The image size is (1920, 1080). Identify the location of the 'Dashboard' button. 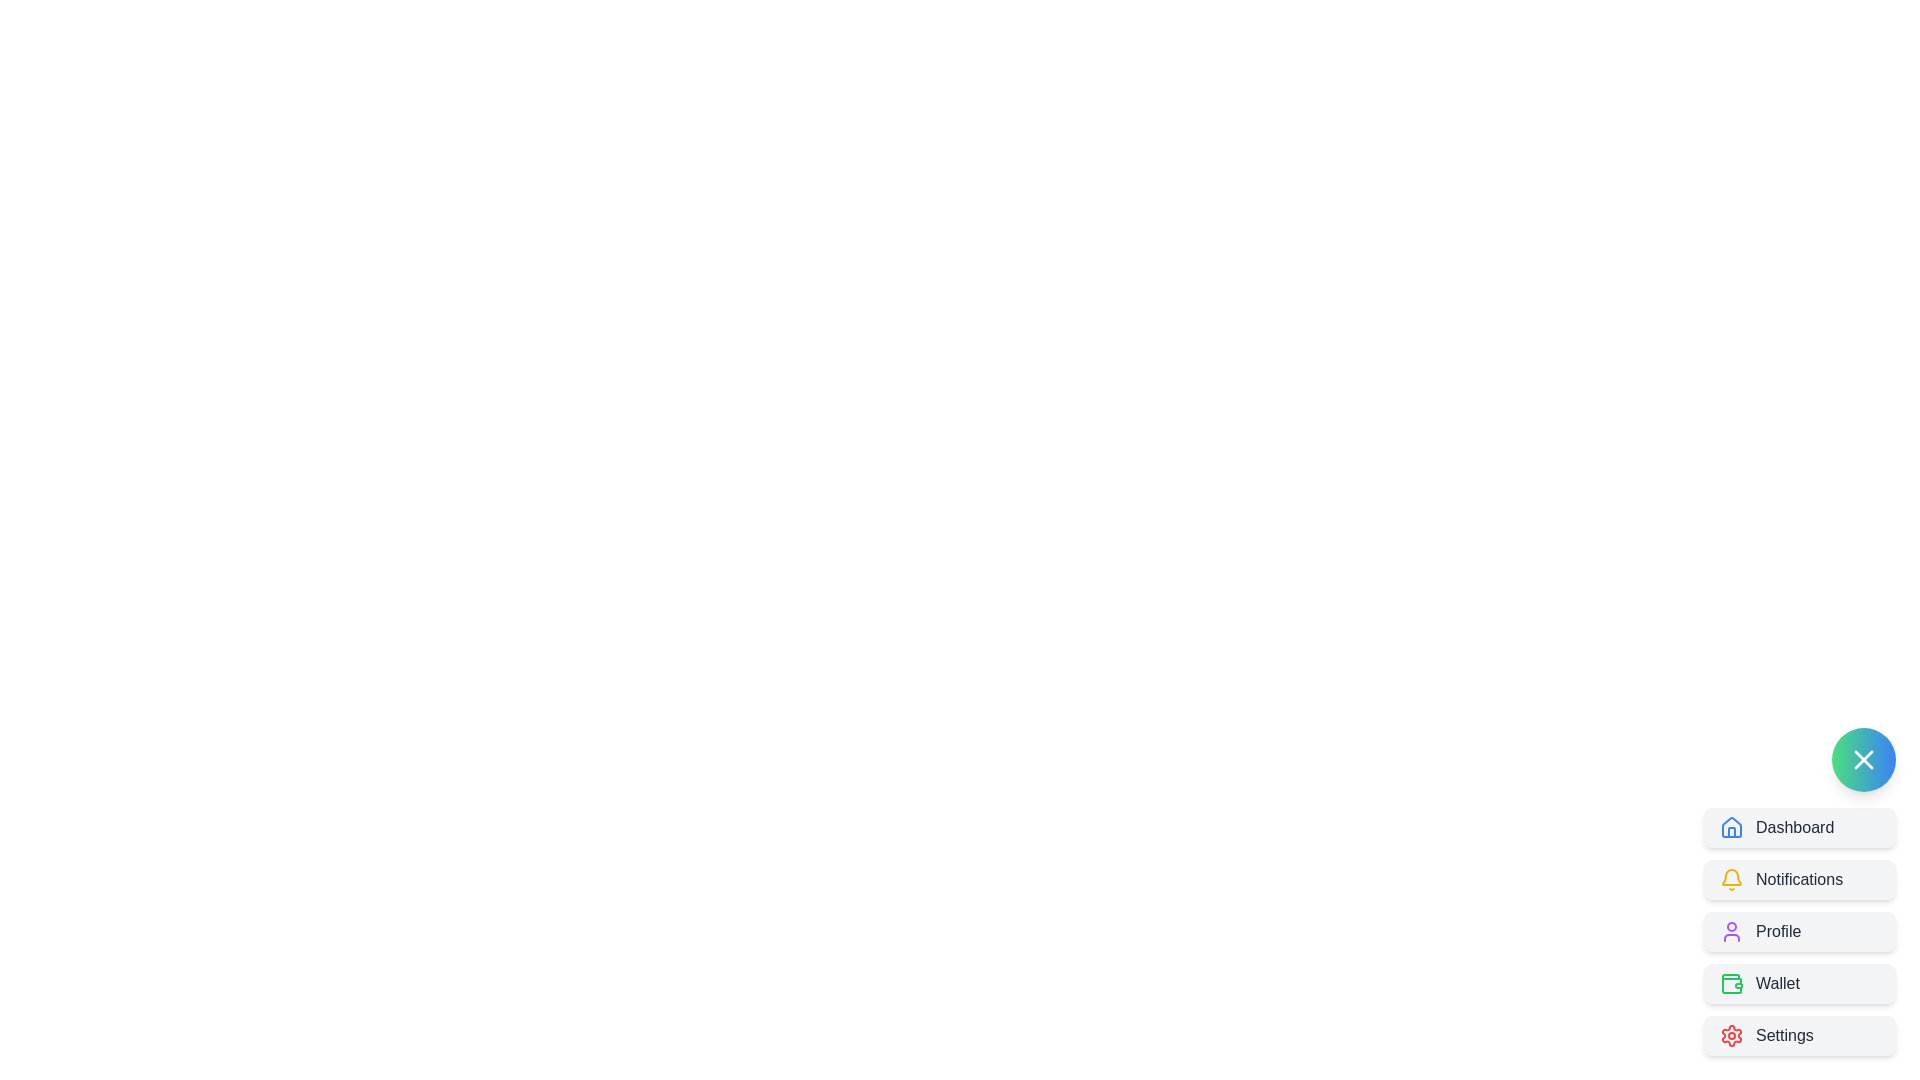
(1800, 828).